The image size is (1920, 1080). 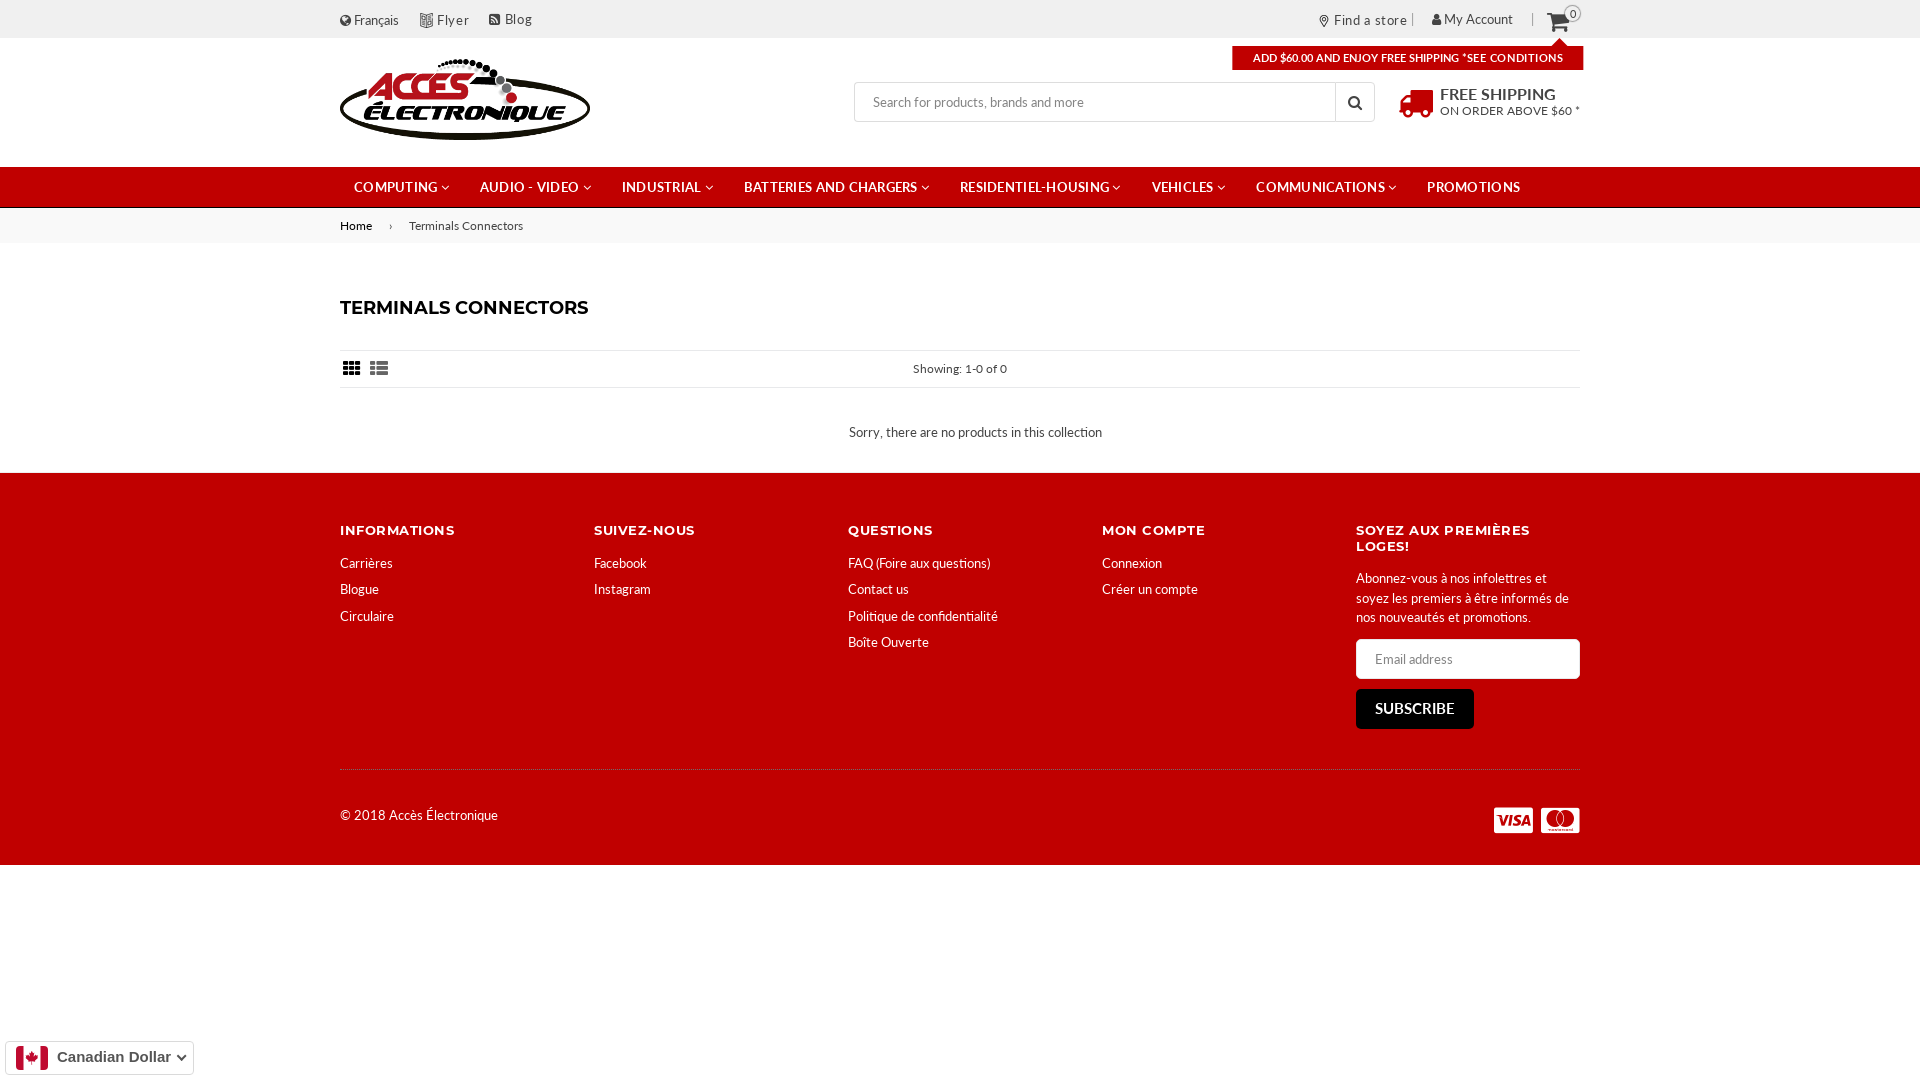 I want to click on 'Grid View', so click(x=351, y=369).